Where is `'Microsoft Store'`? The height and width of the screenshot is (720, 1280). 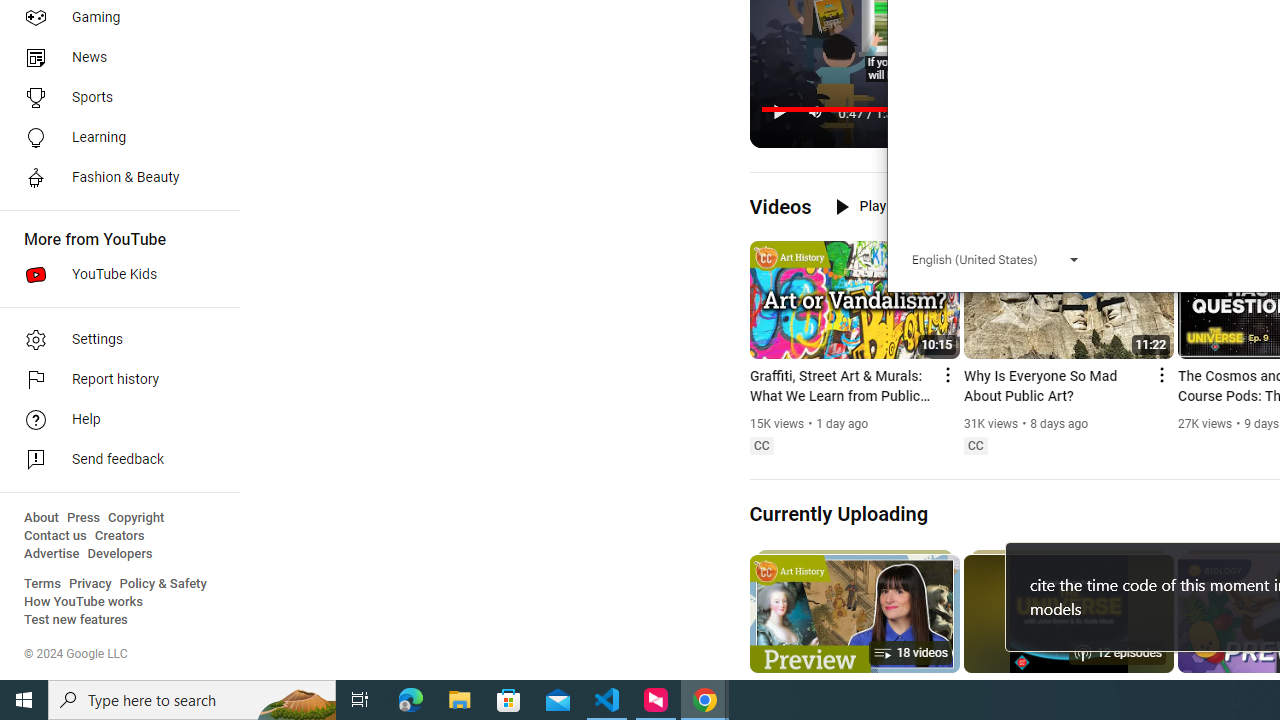 'Microsoft Store' is located at coordinates (509, 698).